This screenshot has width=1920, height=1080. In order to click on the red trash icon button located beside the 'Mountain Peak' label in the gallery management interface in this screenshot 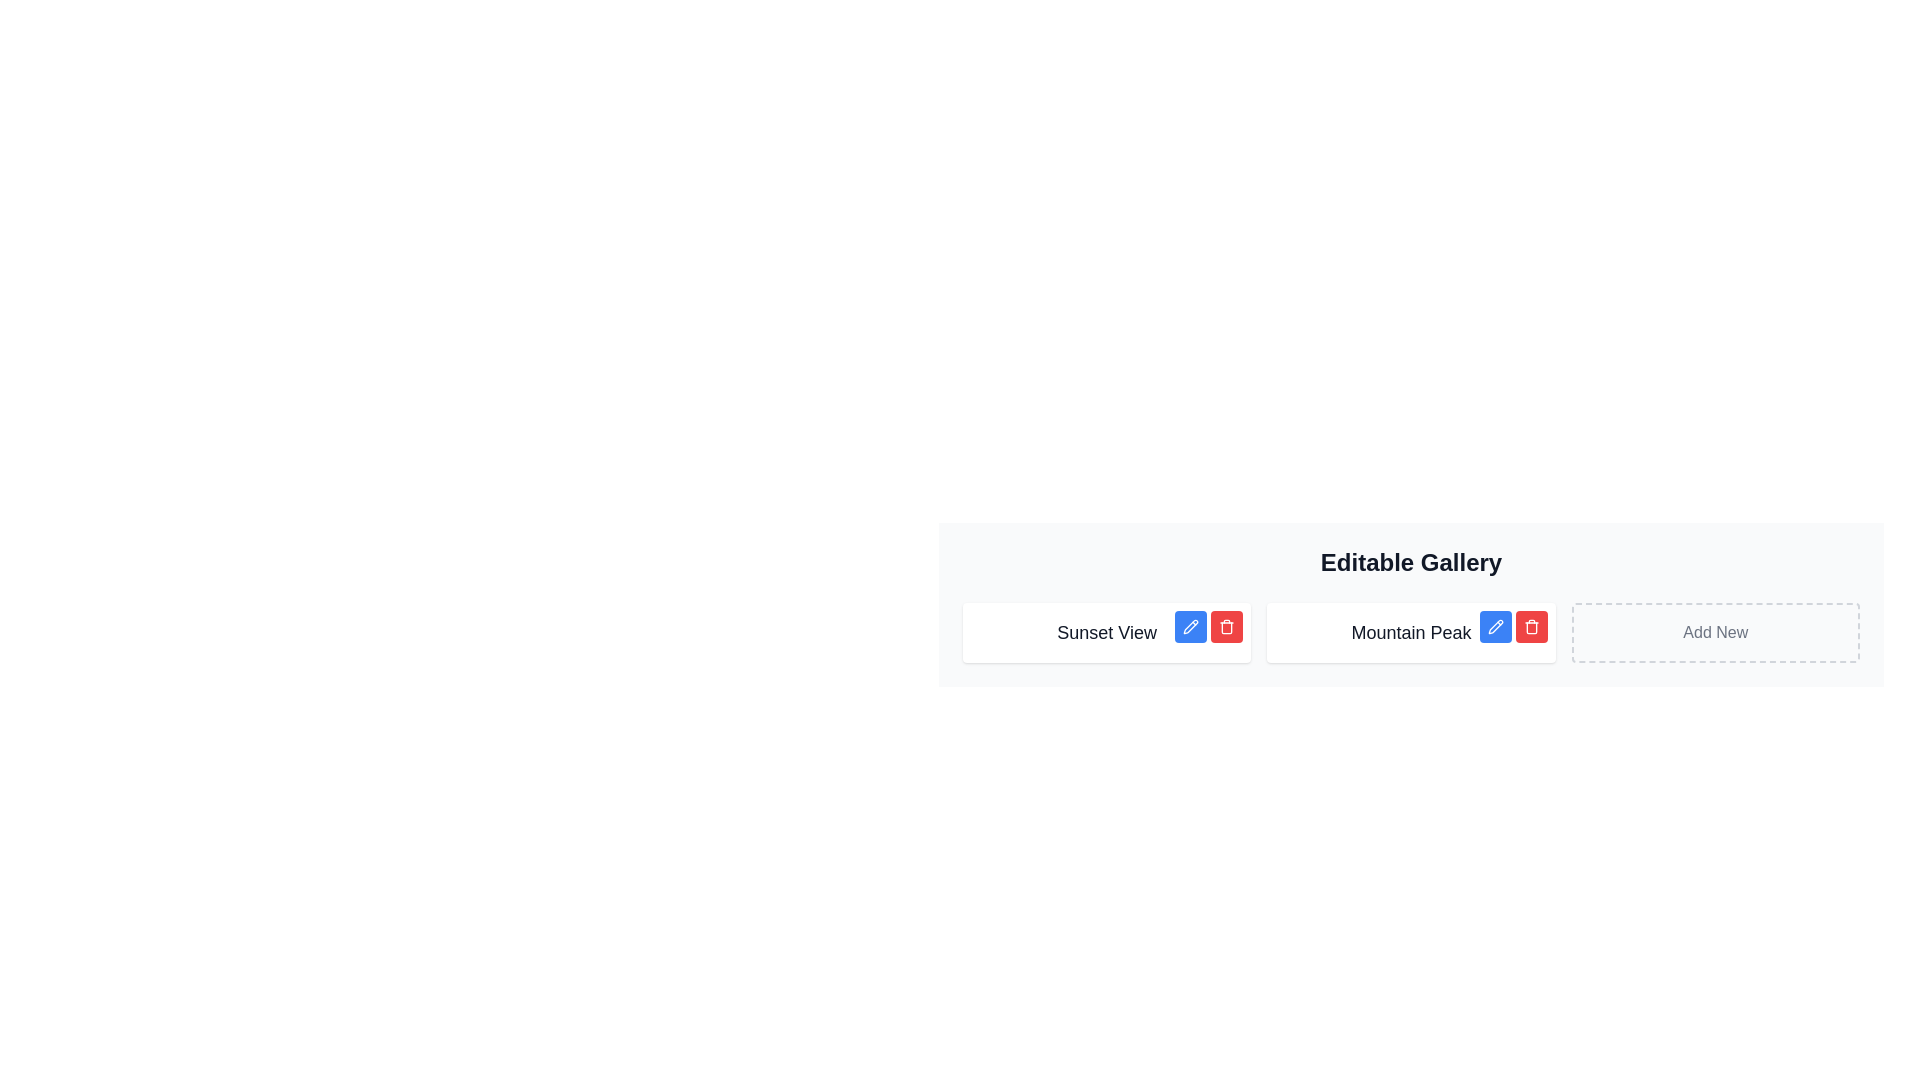, I will do `click(1530, 626)`.